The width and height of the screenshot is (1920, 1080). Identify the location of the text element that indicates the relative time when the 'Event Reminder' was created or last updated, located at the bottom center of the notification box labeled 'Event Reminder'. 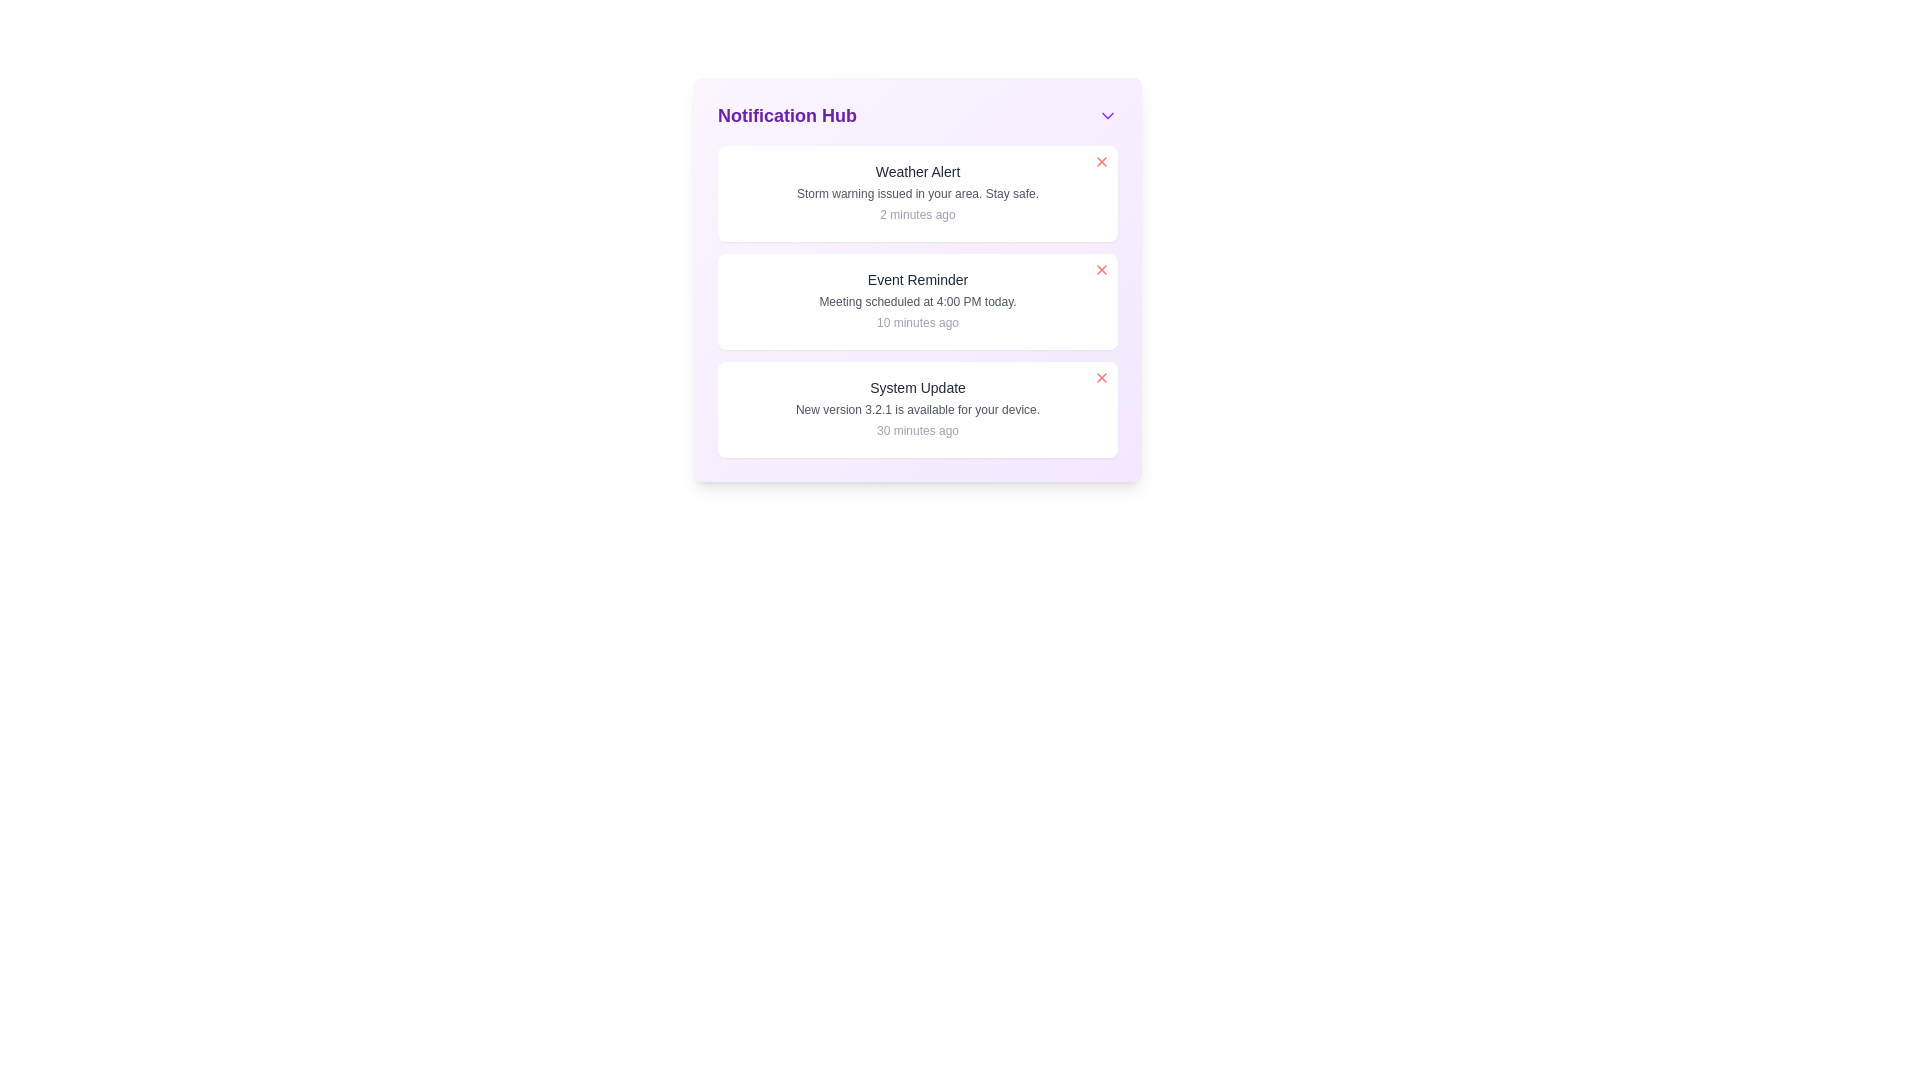
(916, 322).